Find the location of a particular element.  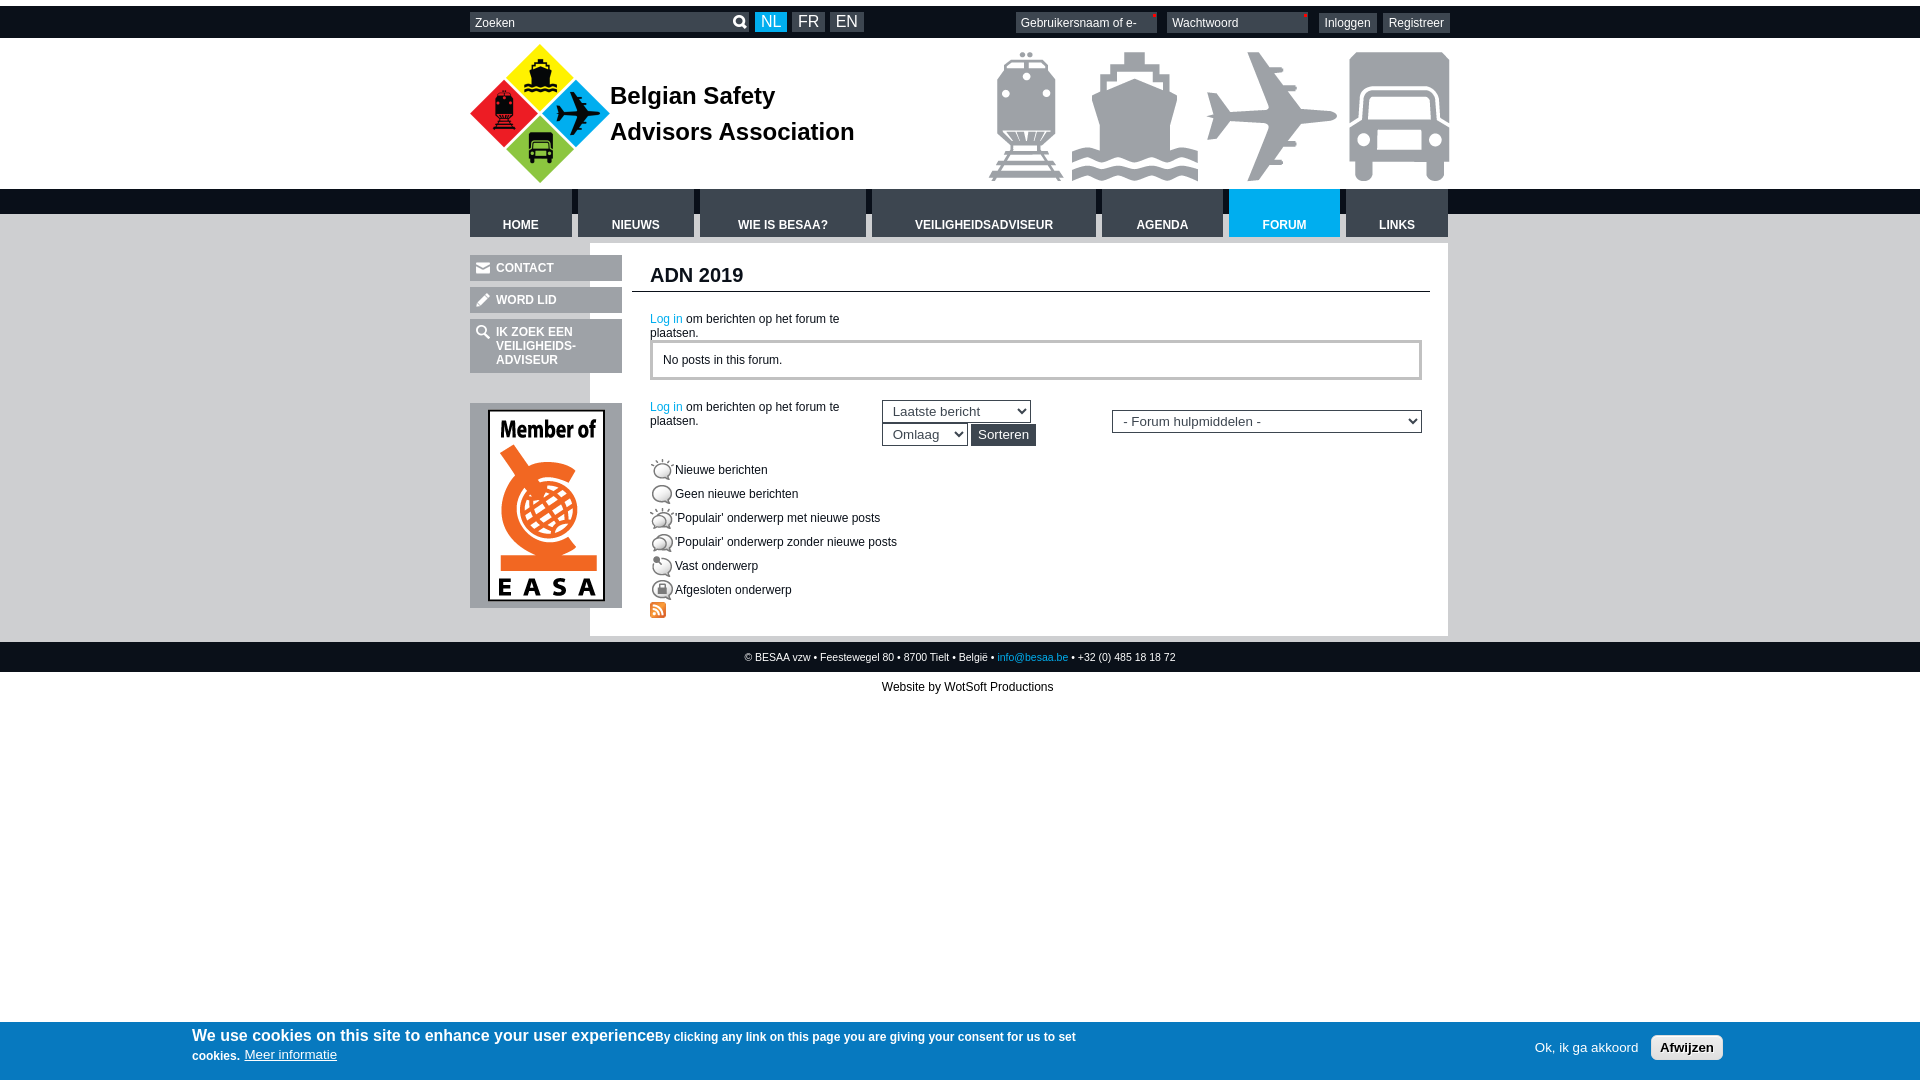

'Abonneren op RSS - ADN 2019' is located at coordinates (657, 609).